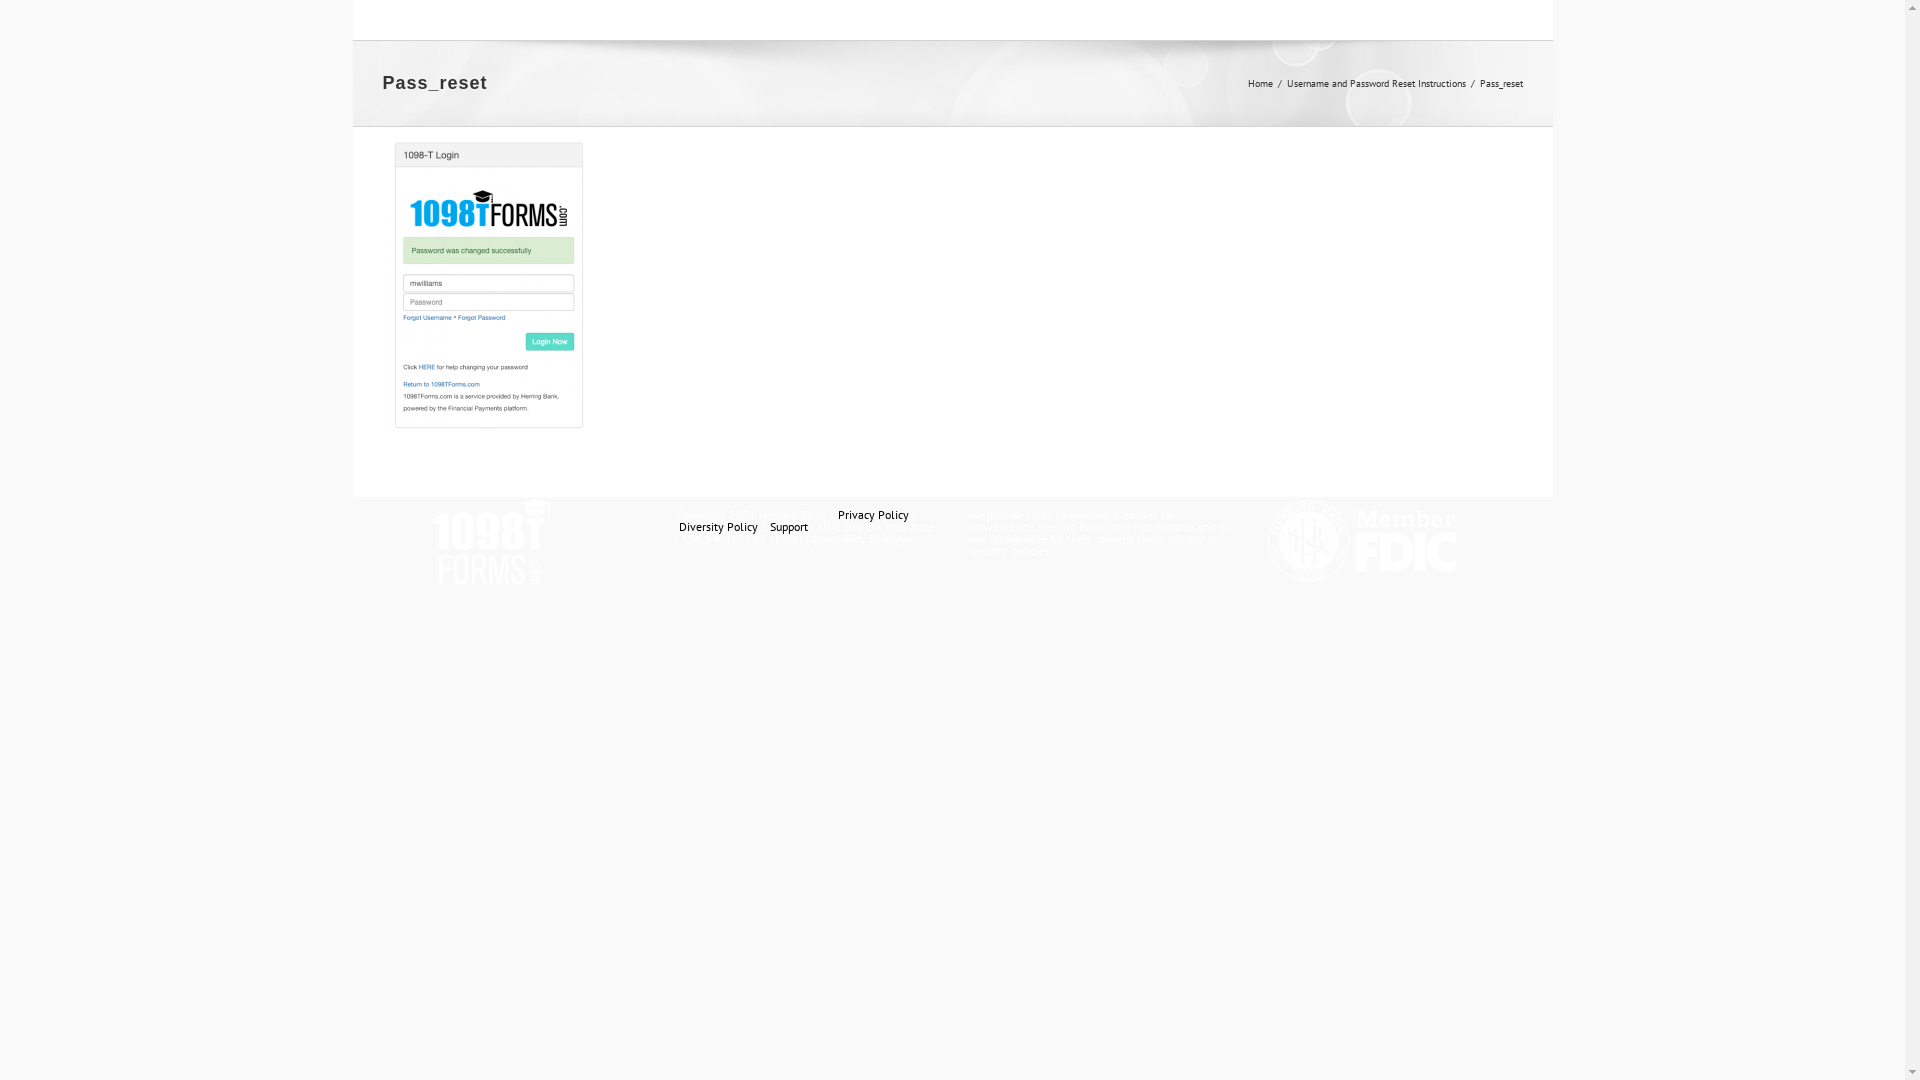 The height and width of the screenshot is (1080, 1920). Describe the element at coordinates (1374, 81) in the screenshot. I see `'Username and Password Reset Instructions'` at that location.